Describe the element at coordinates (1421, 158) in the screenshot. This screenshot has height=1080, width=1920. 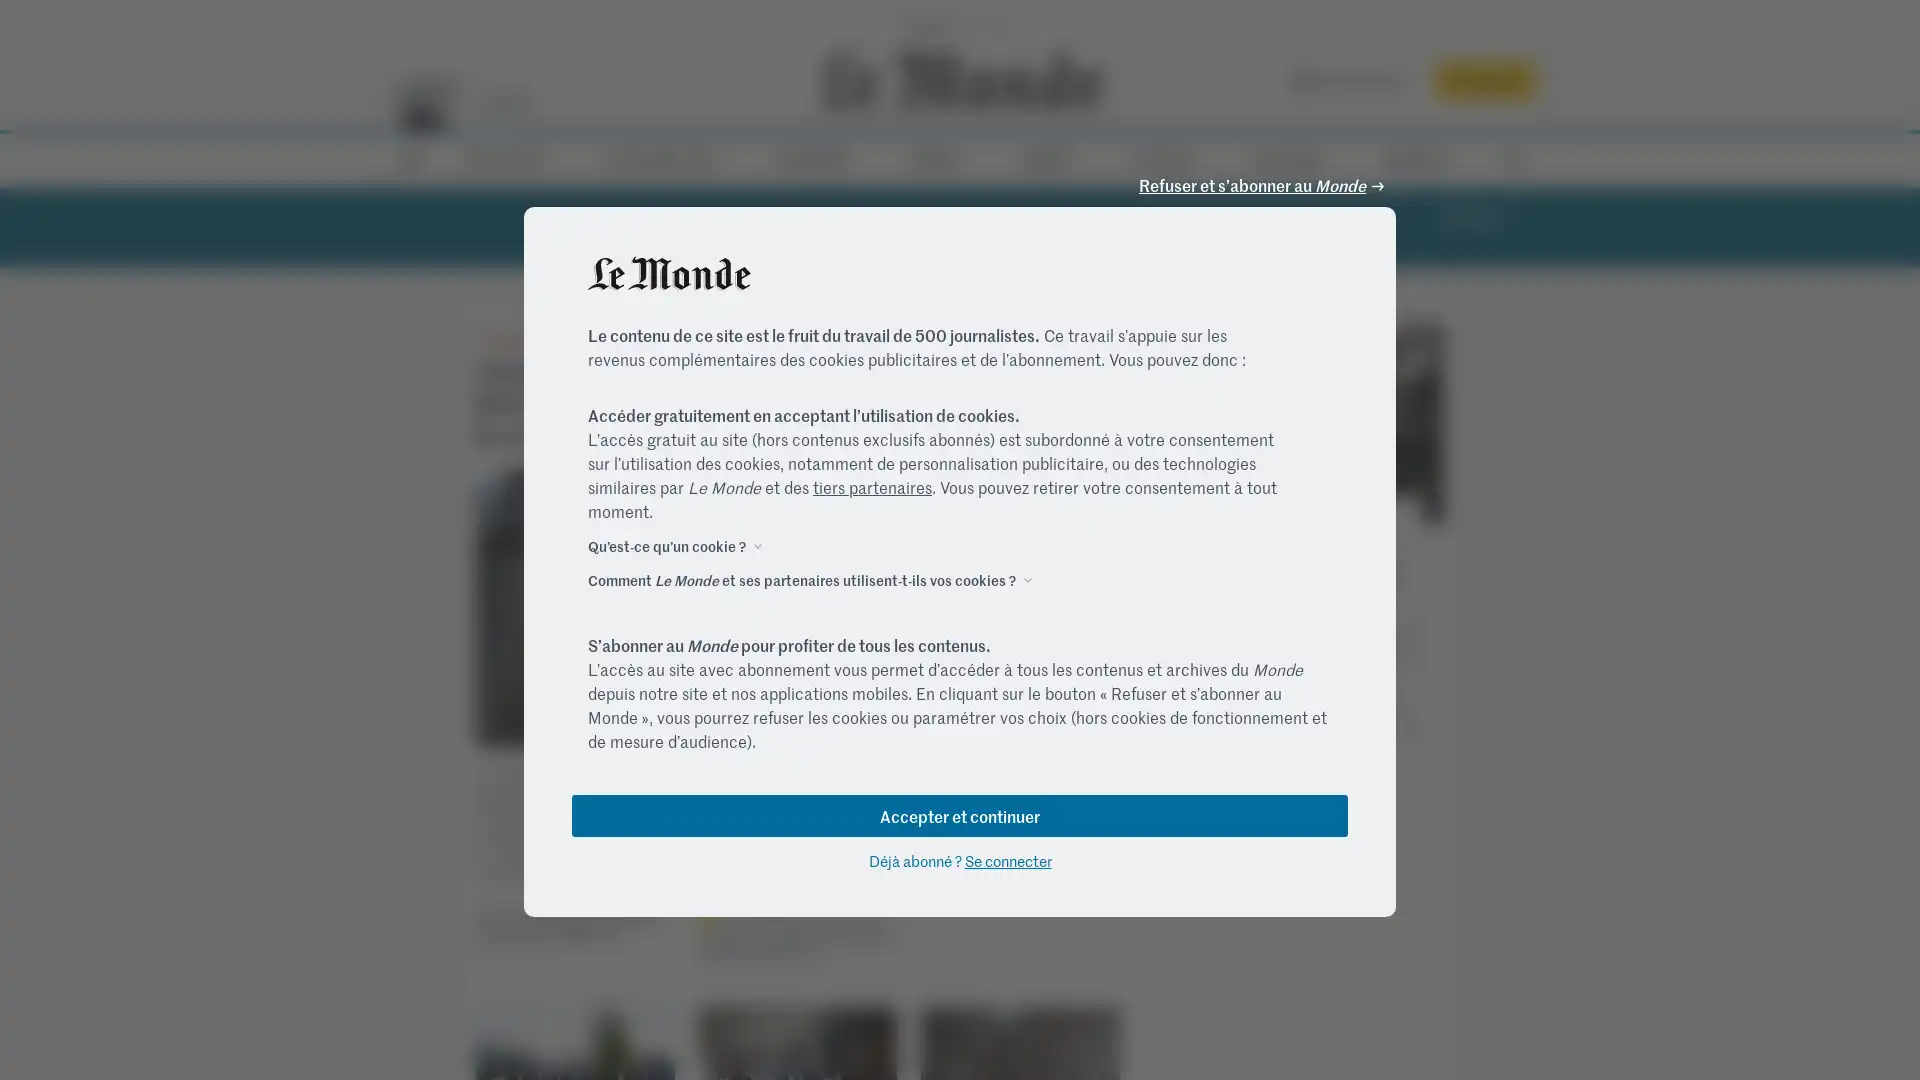
I see `SERVICES` at that location.